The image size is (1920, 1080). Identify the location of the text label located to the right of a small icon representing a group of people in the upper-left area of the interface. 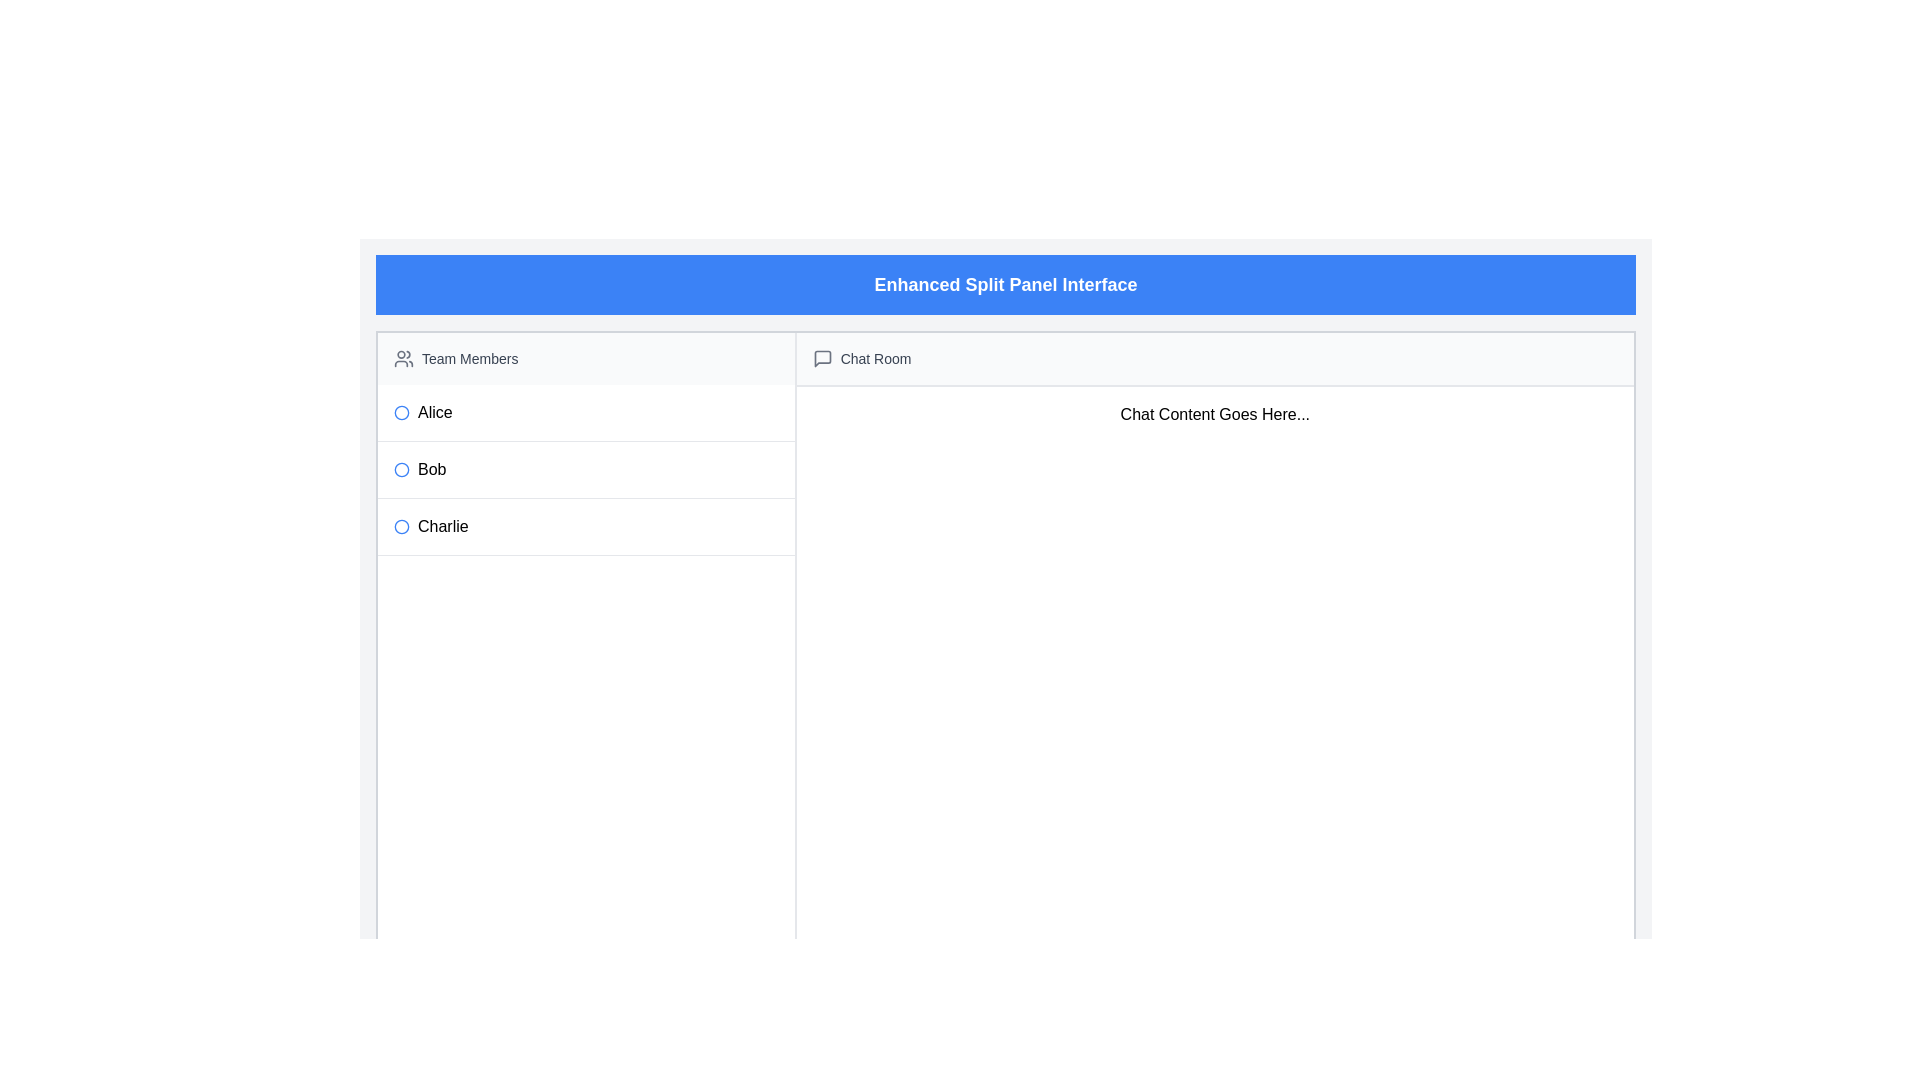
(469, 357).